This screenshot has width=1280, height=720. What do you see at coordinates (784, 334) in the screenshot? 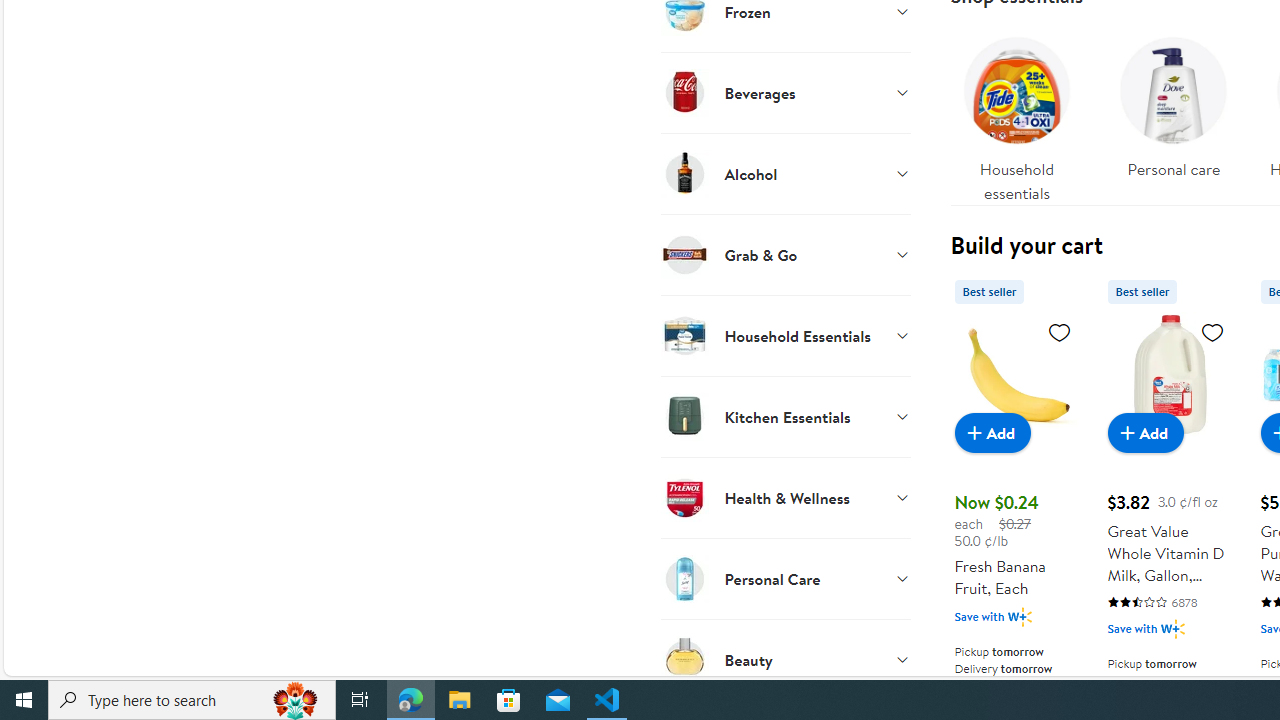
I see `'Household Essentials'` at bounding box center [784, 334].